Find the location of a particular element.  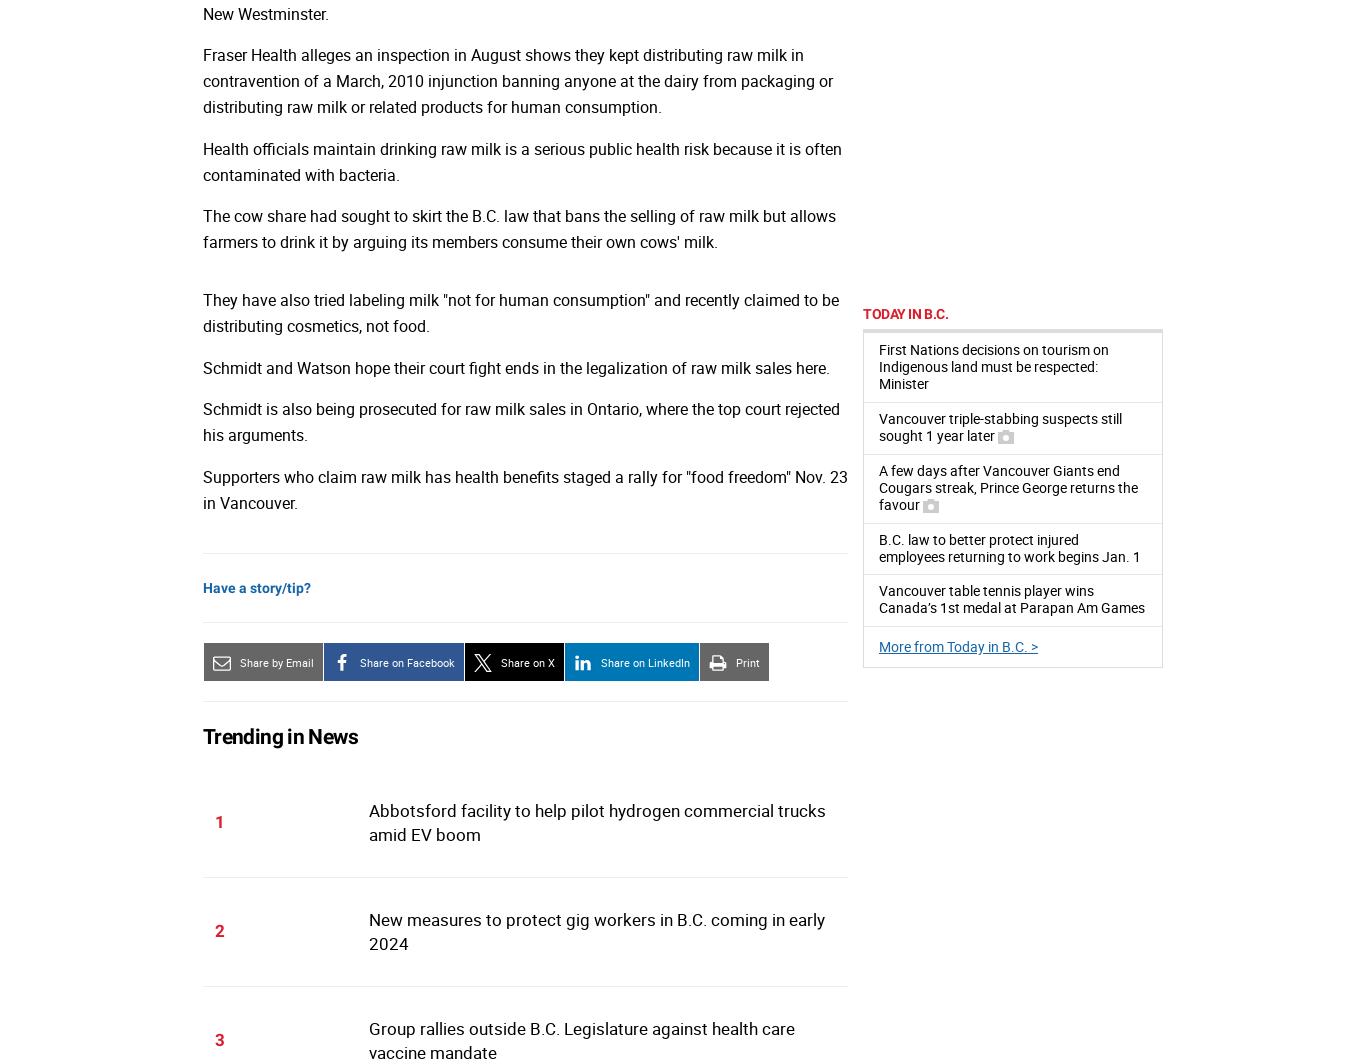

'Share by Email' is located at coordinates (277, 661).